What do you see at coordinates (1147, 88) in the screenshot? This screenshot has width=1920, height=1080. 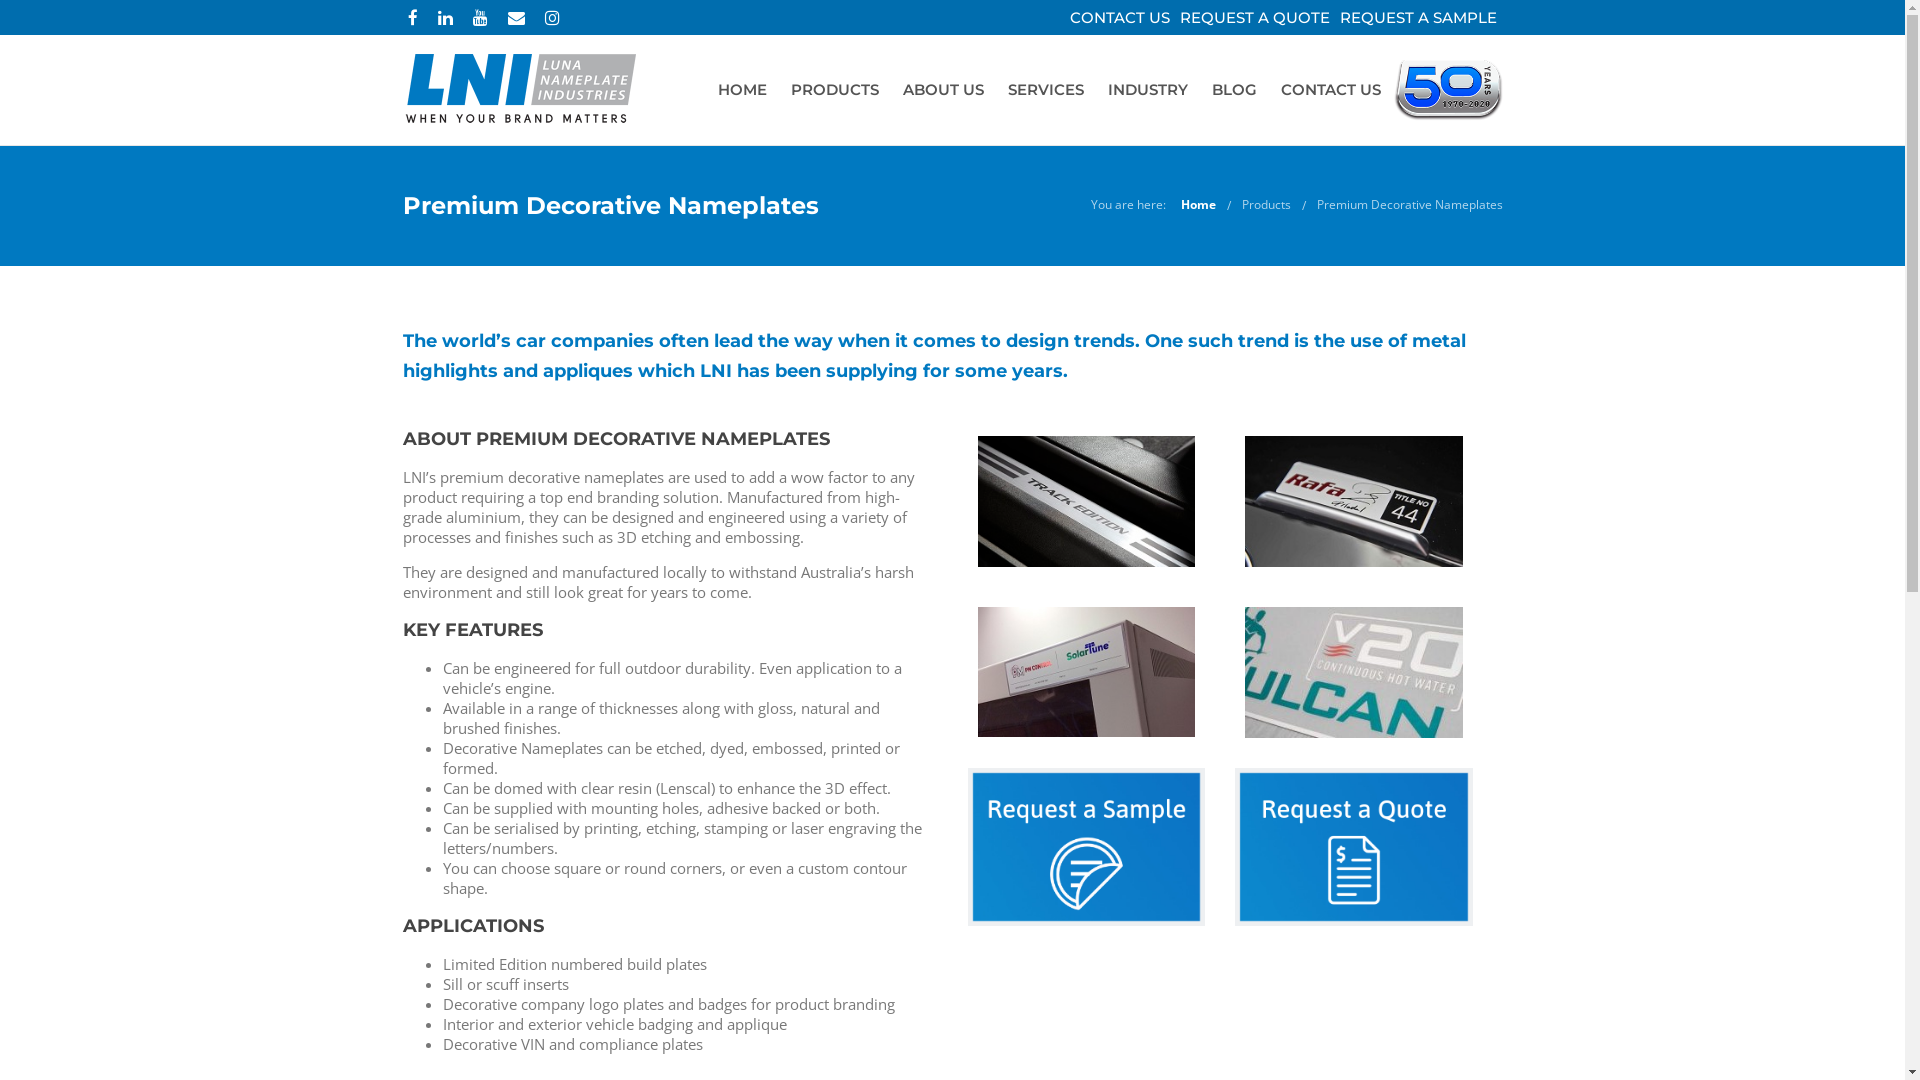 I see `'INDUSTRY'` at bounding box center [1147, 88].